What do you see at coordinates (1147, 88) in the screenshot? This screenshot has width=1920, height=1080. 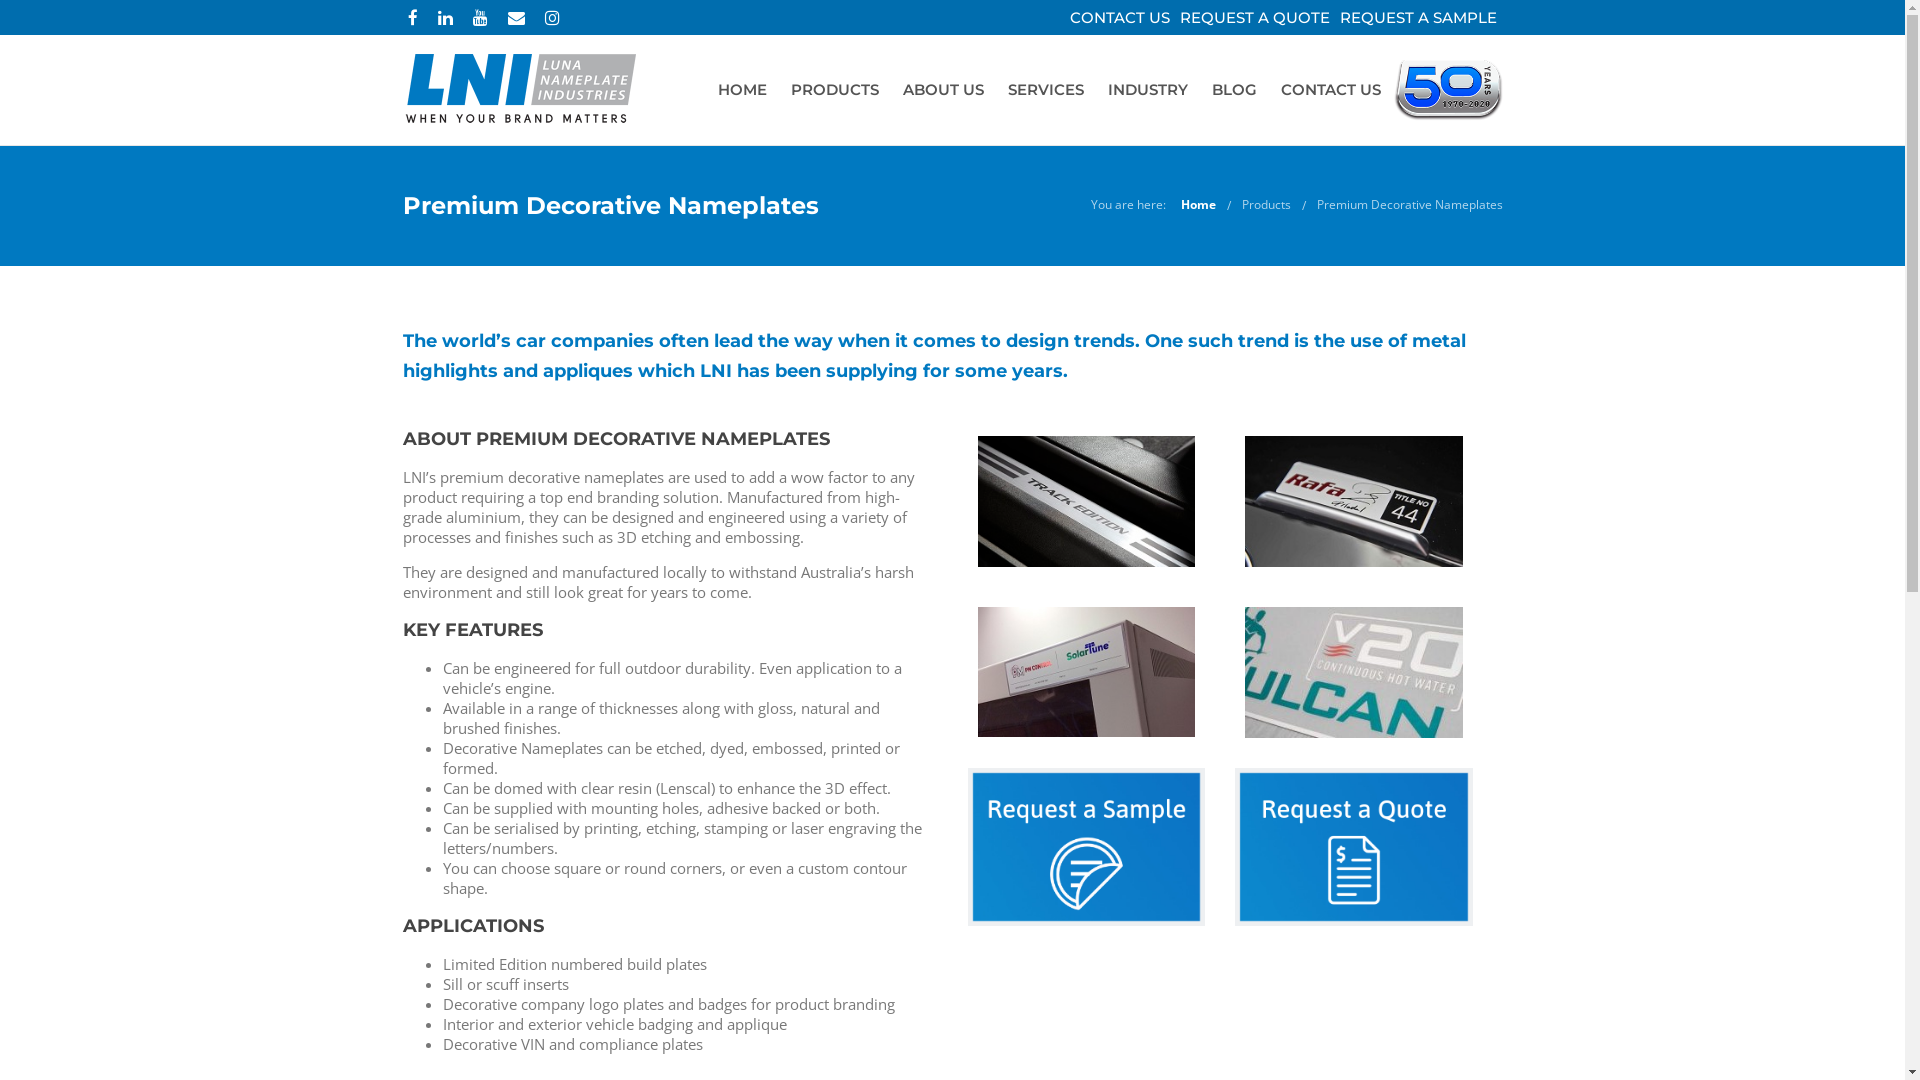 I see `'INDUSTRY'` at bounding box center [1147, 88].